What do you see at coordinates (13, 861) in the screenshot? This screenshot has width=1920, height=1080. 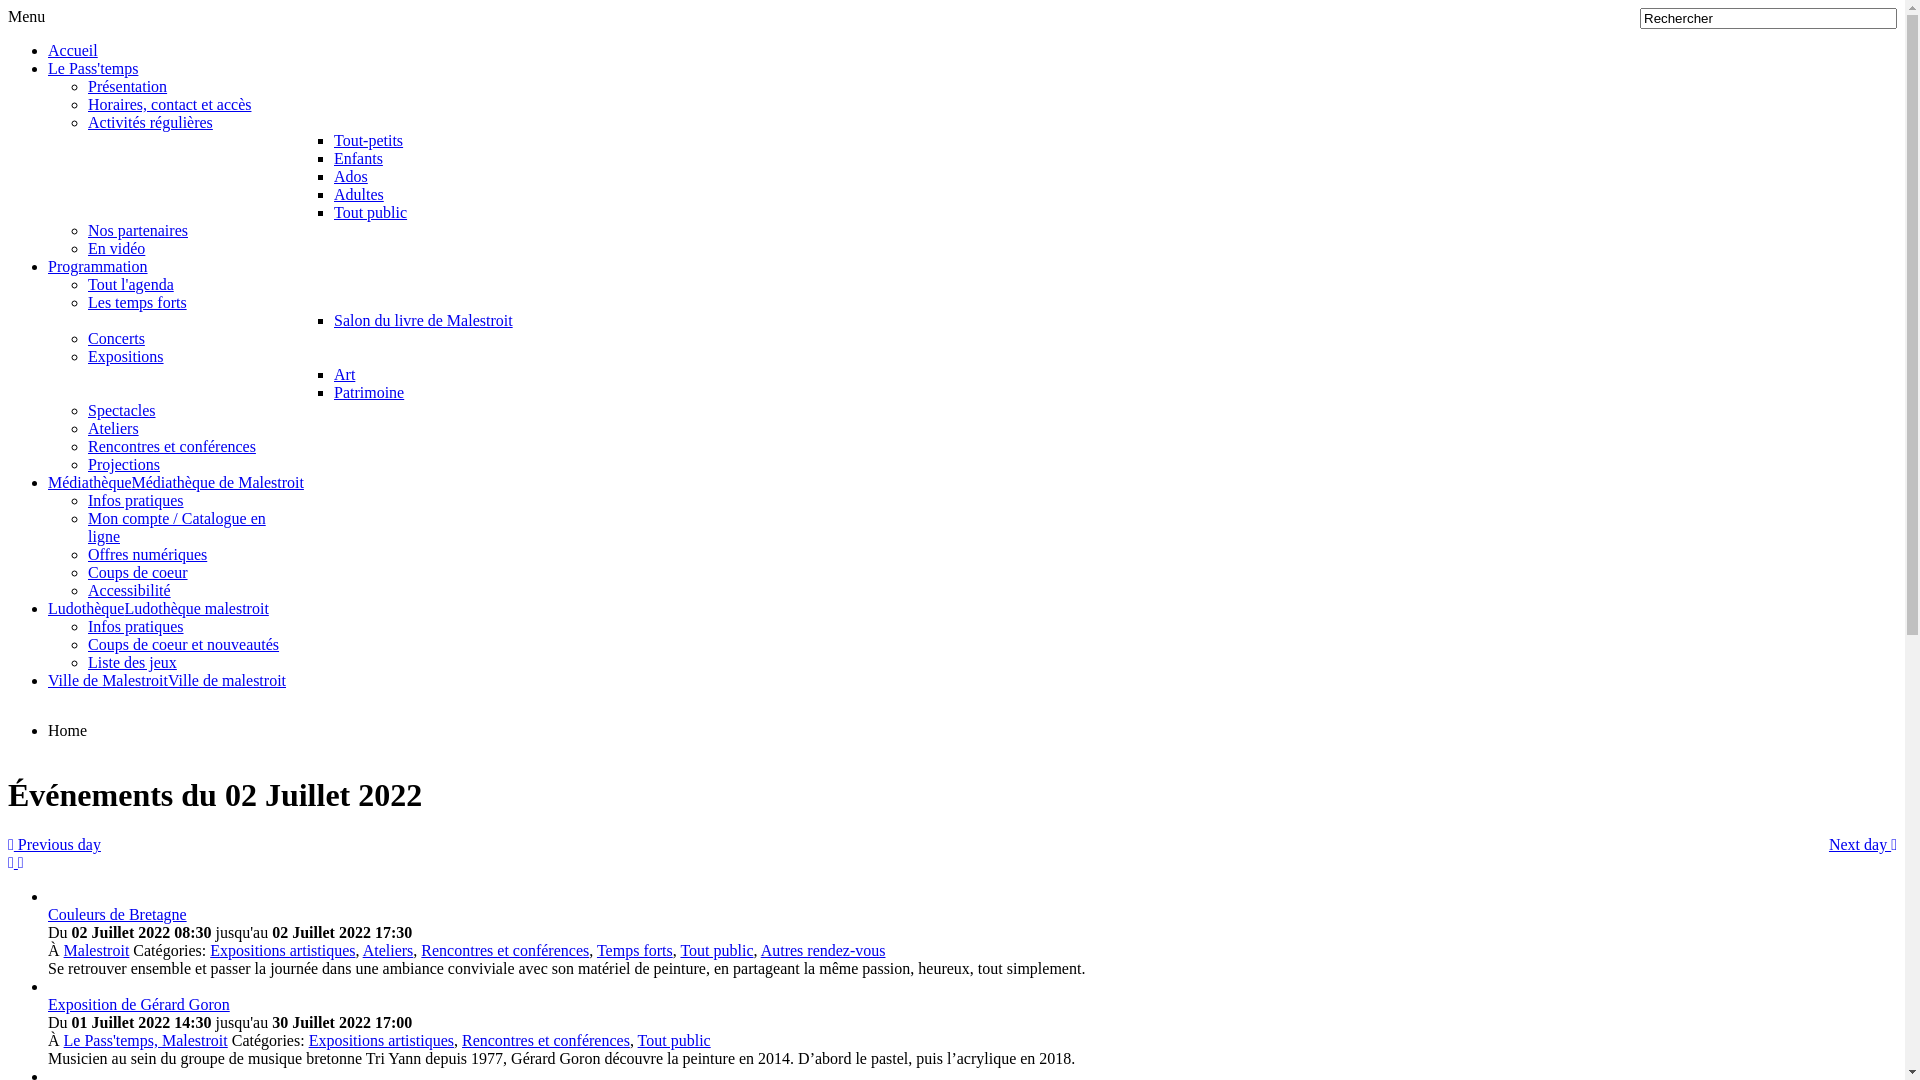 I see `'Flux RSS'` at bounding box center [13, 861].